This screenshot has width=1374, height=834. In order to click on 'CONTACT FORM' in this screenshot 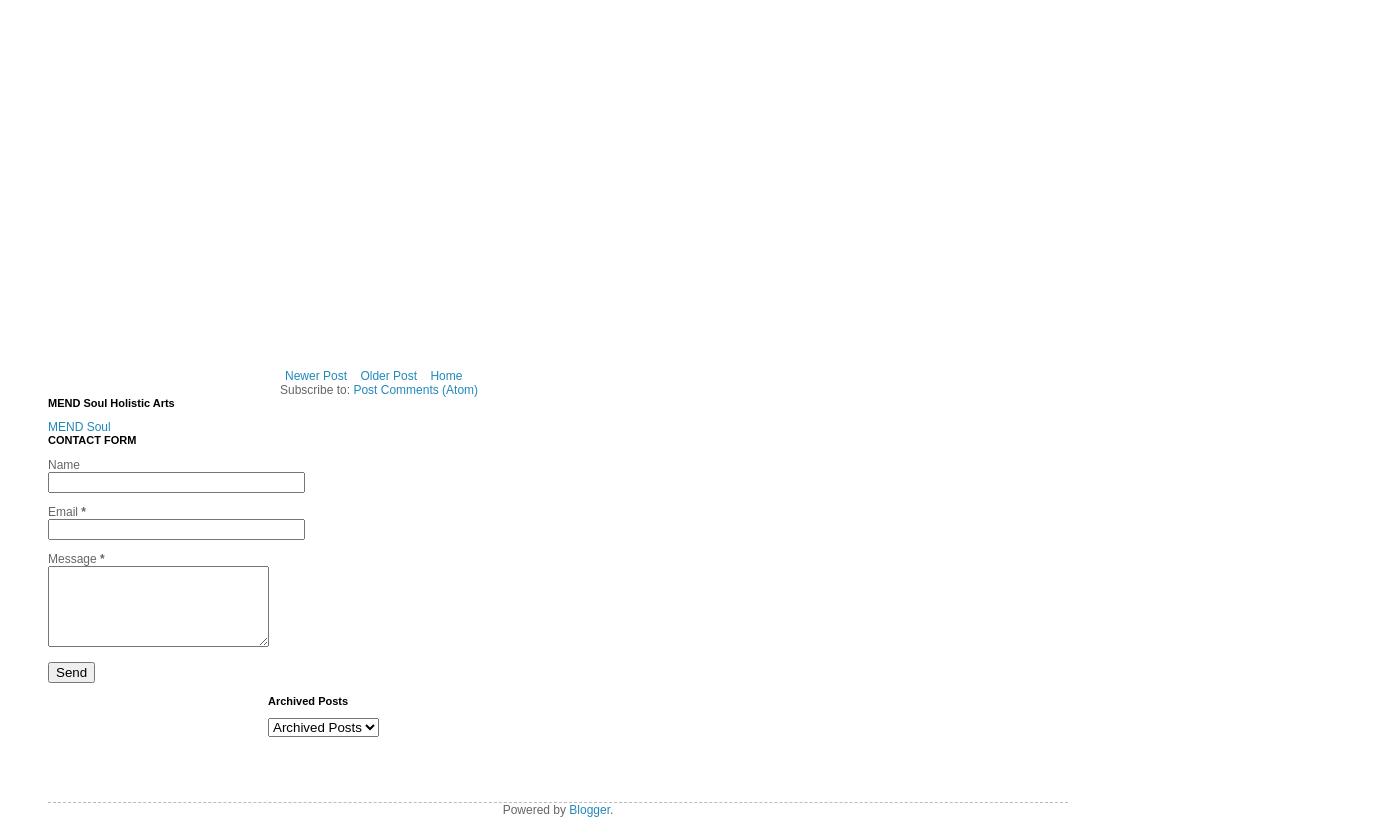, I will do `click(46, 439)`.